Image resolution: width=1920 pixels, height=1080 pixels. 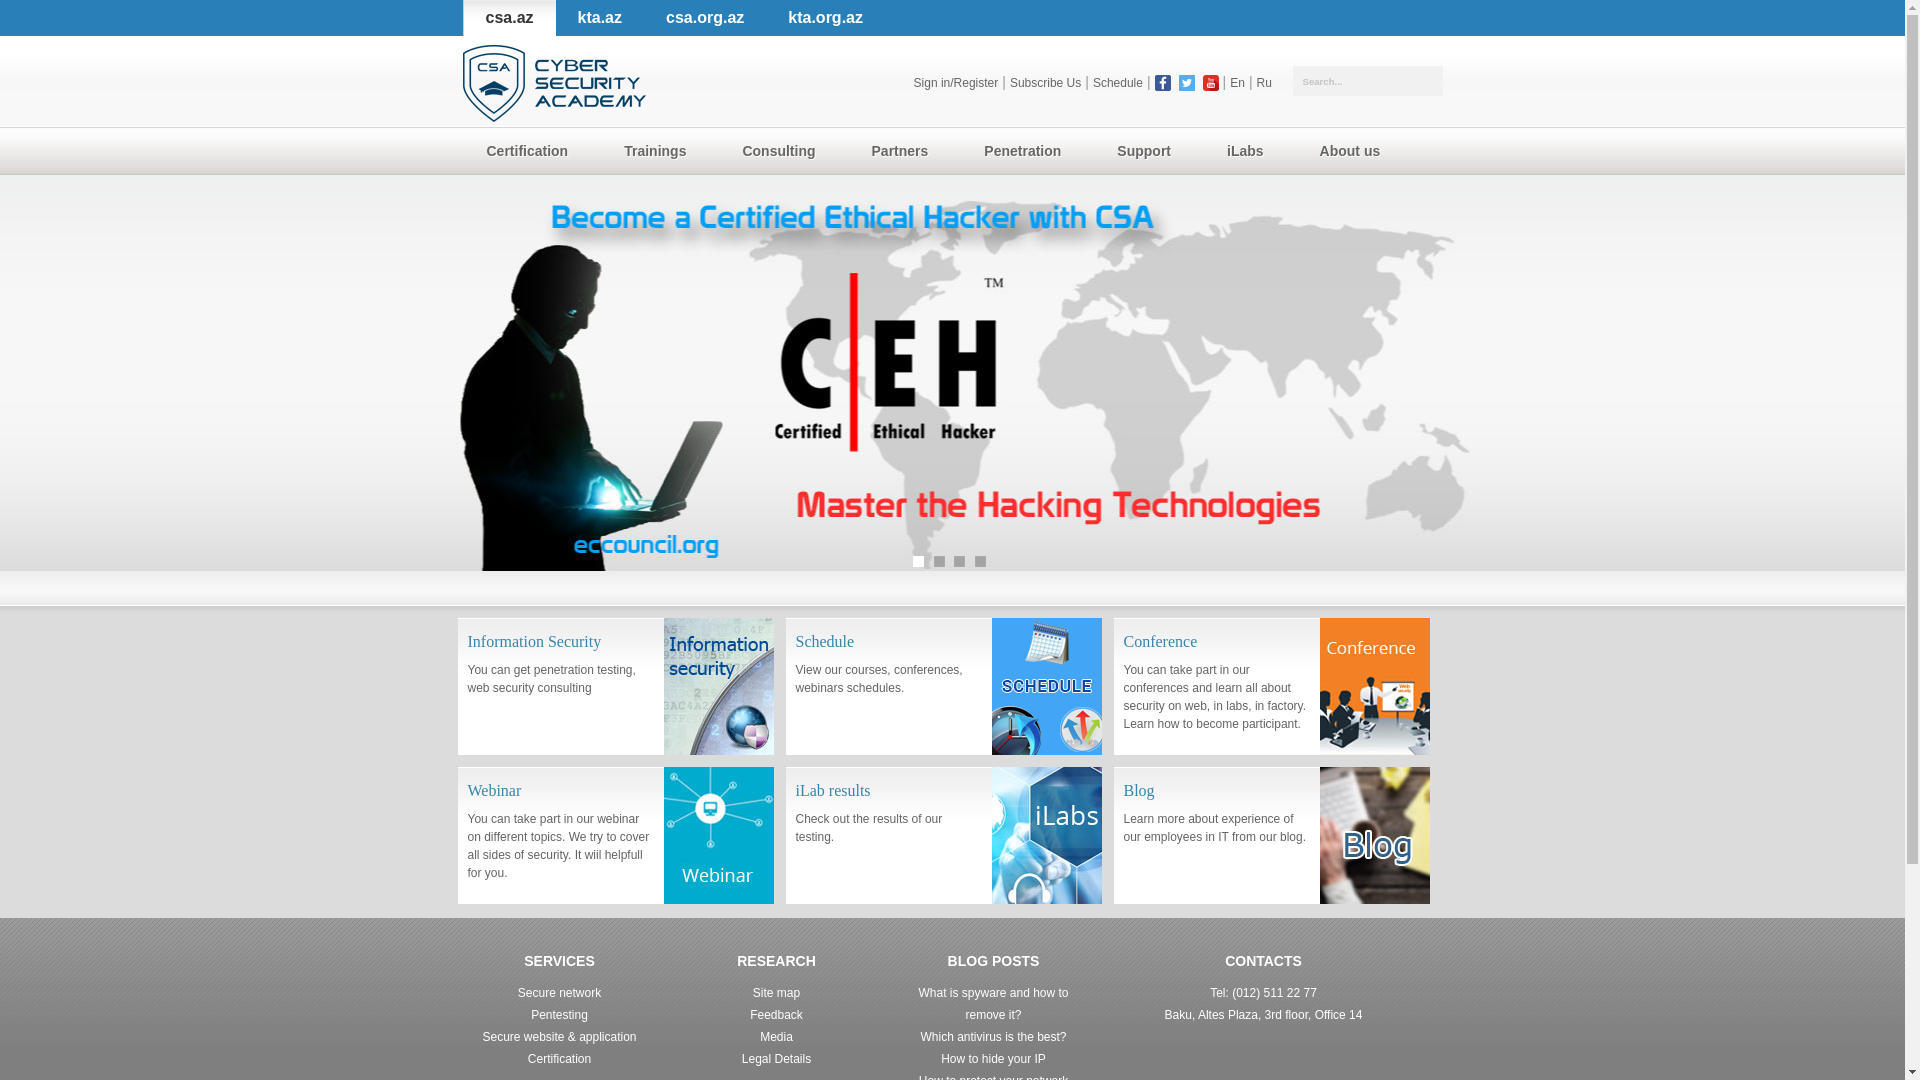 I want to click on 'Certification', so click(x=559, y=1058).